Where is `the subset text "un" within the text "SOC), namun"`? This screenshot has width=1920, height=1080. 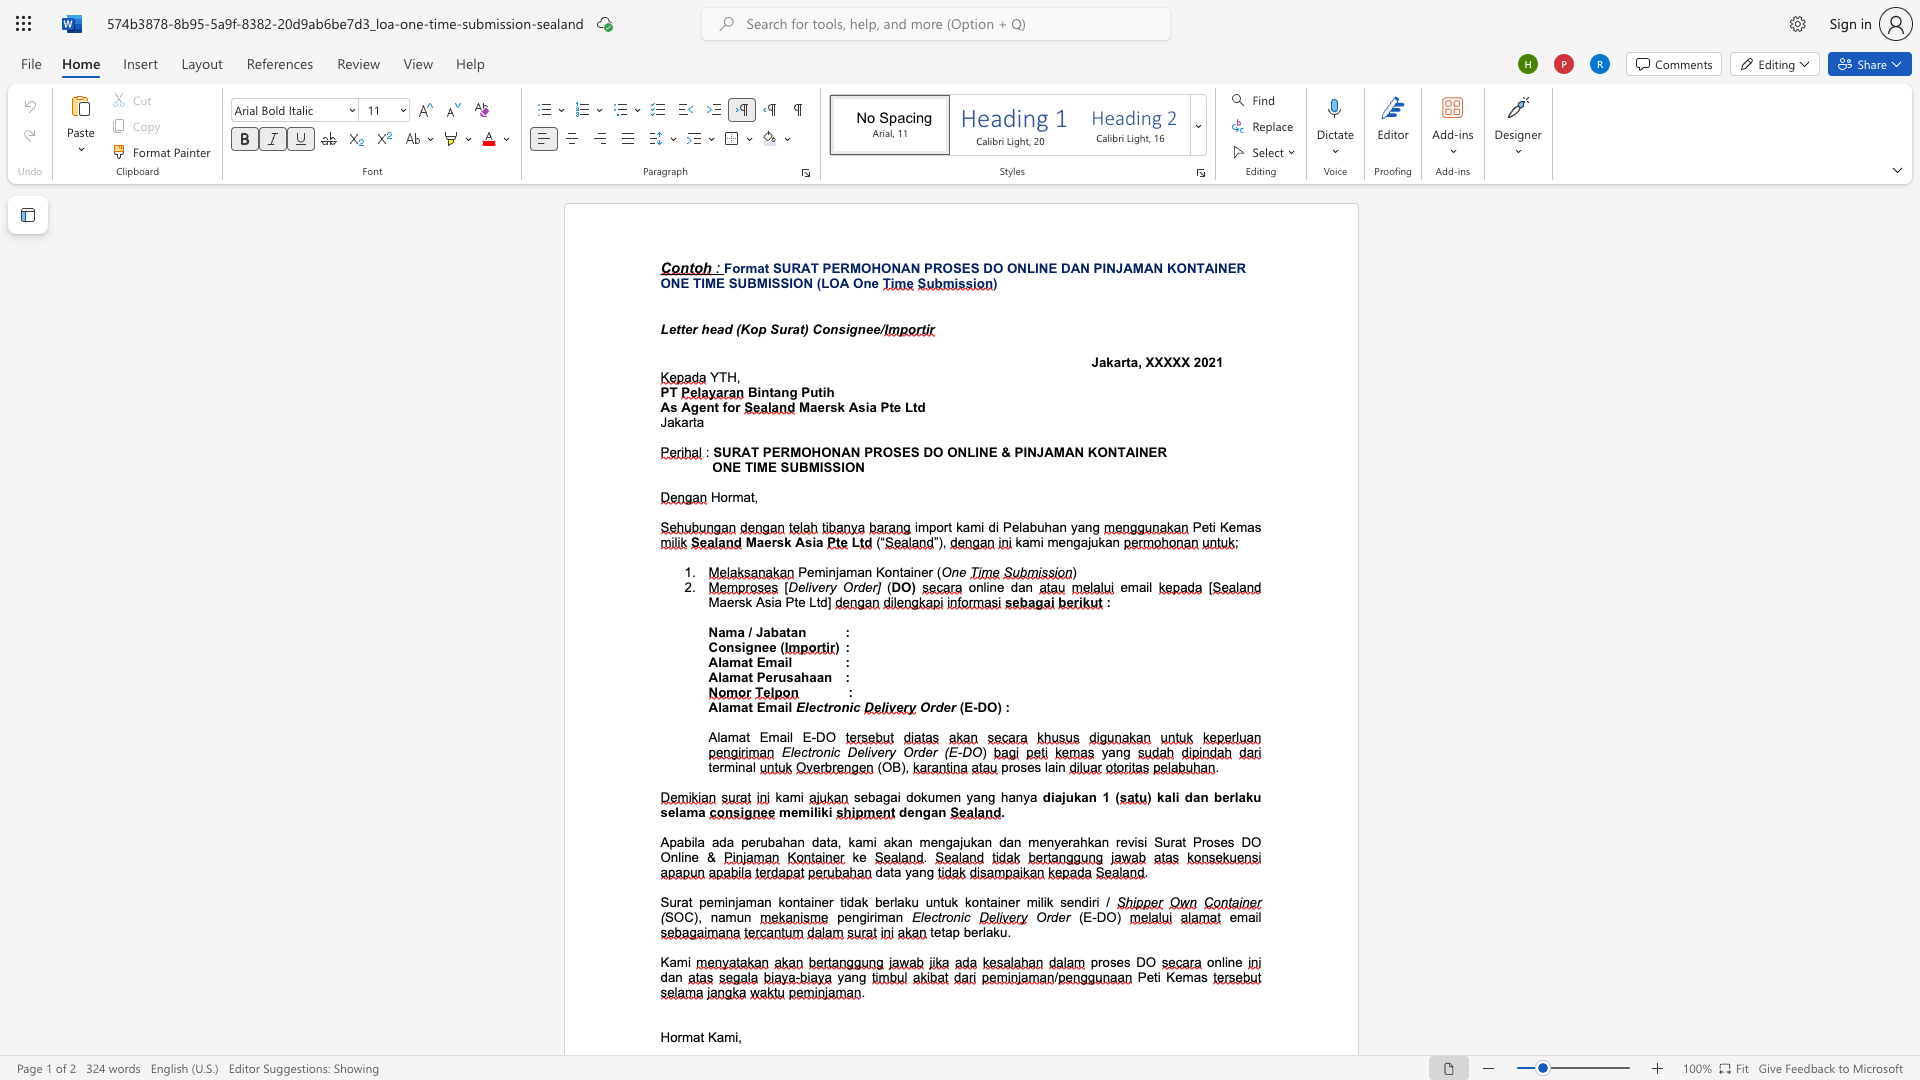
the subset text "un" within the text "SOC), namun" is located at coordinates (735, 917).